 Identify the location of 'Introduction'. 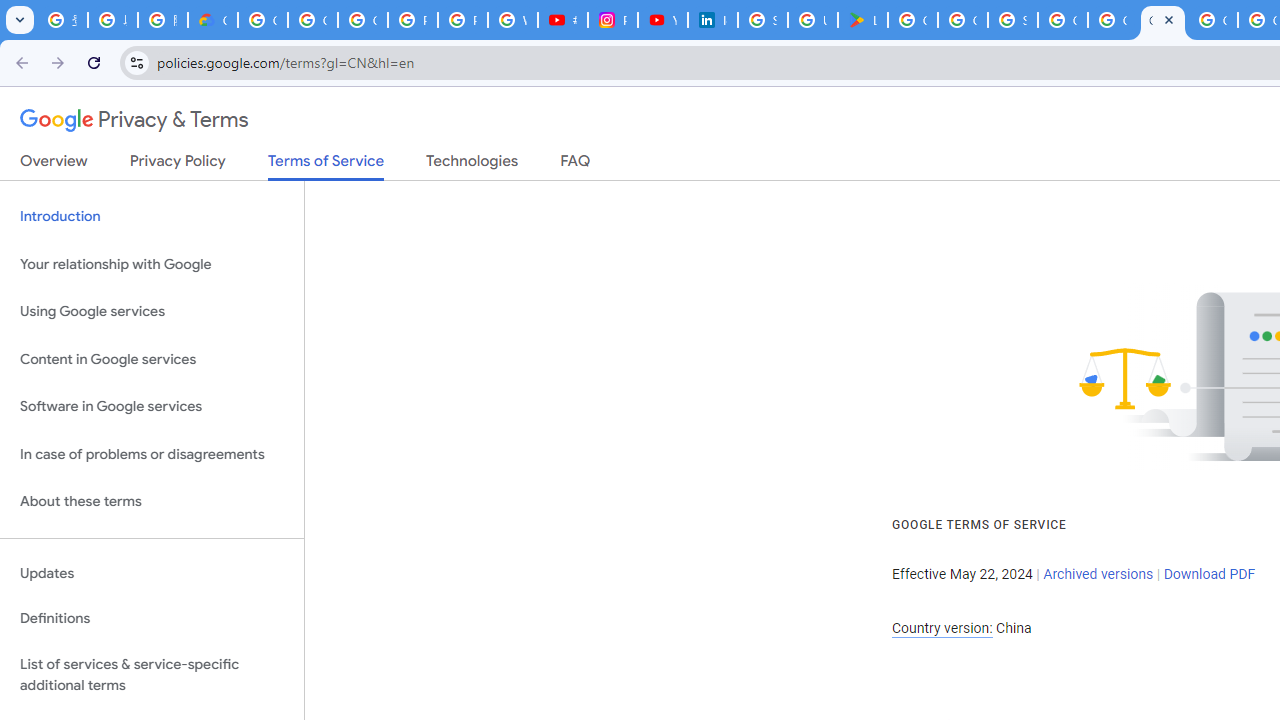
(151, 217).